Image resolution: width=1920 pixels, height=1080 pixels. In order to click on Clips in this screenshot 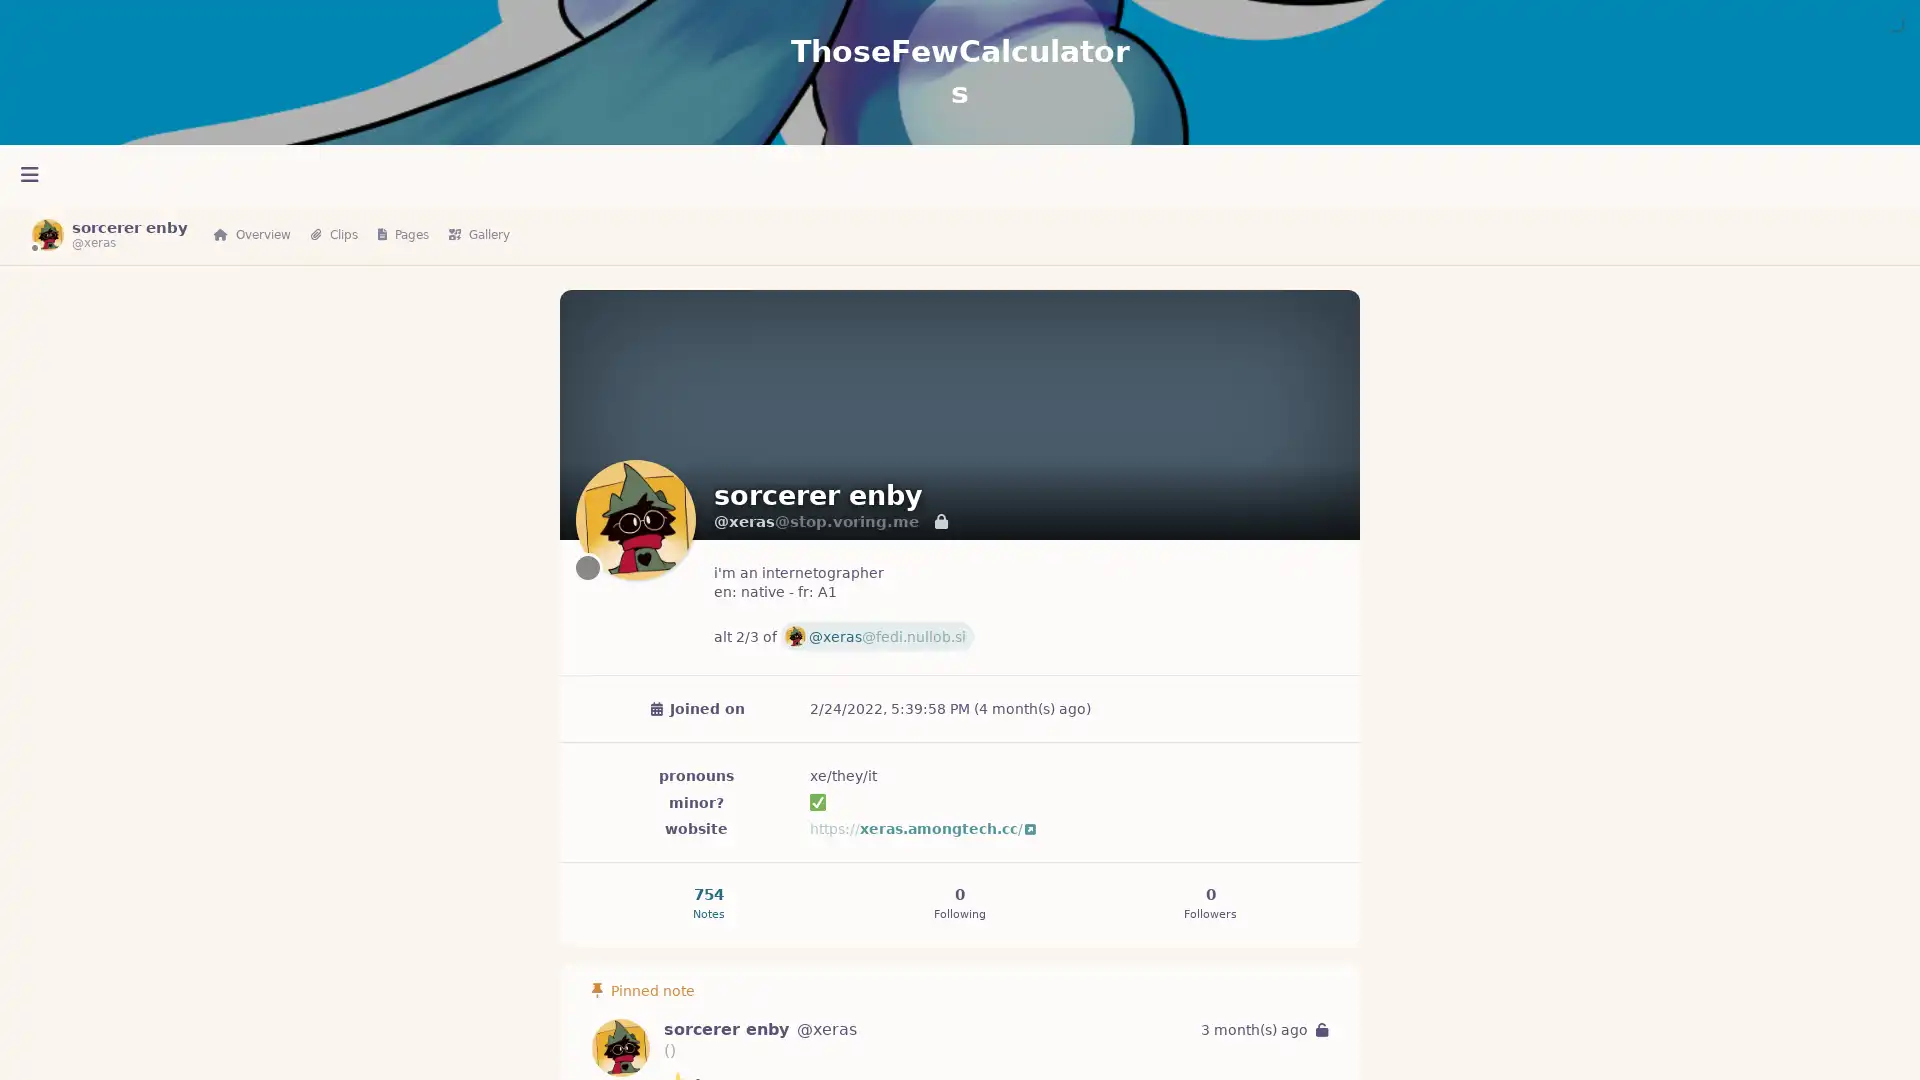, I will do `click(334, 234)`.